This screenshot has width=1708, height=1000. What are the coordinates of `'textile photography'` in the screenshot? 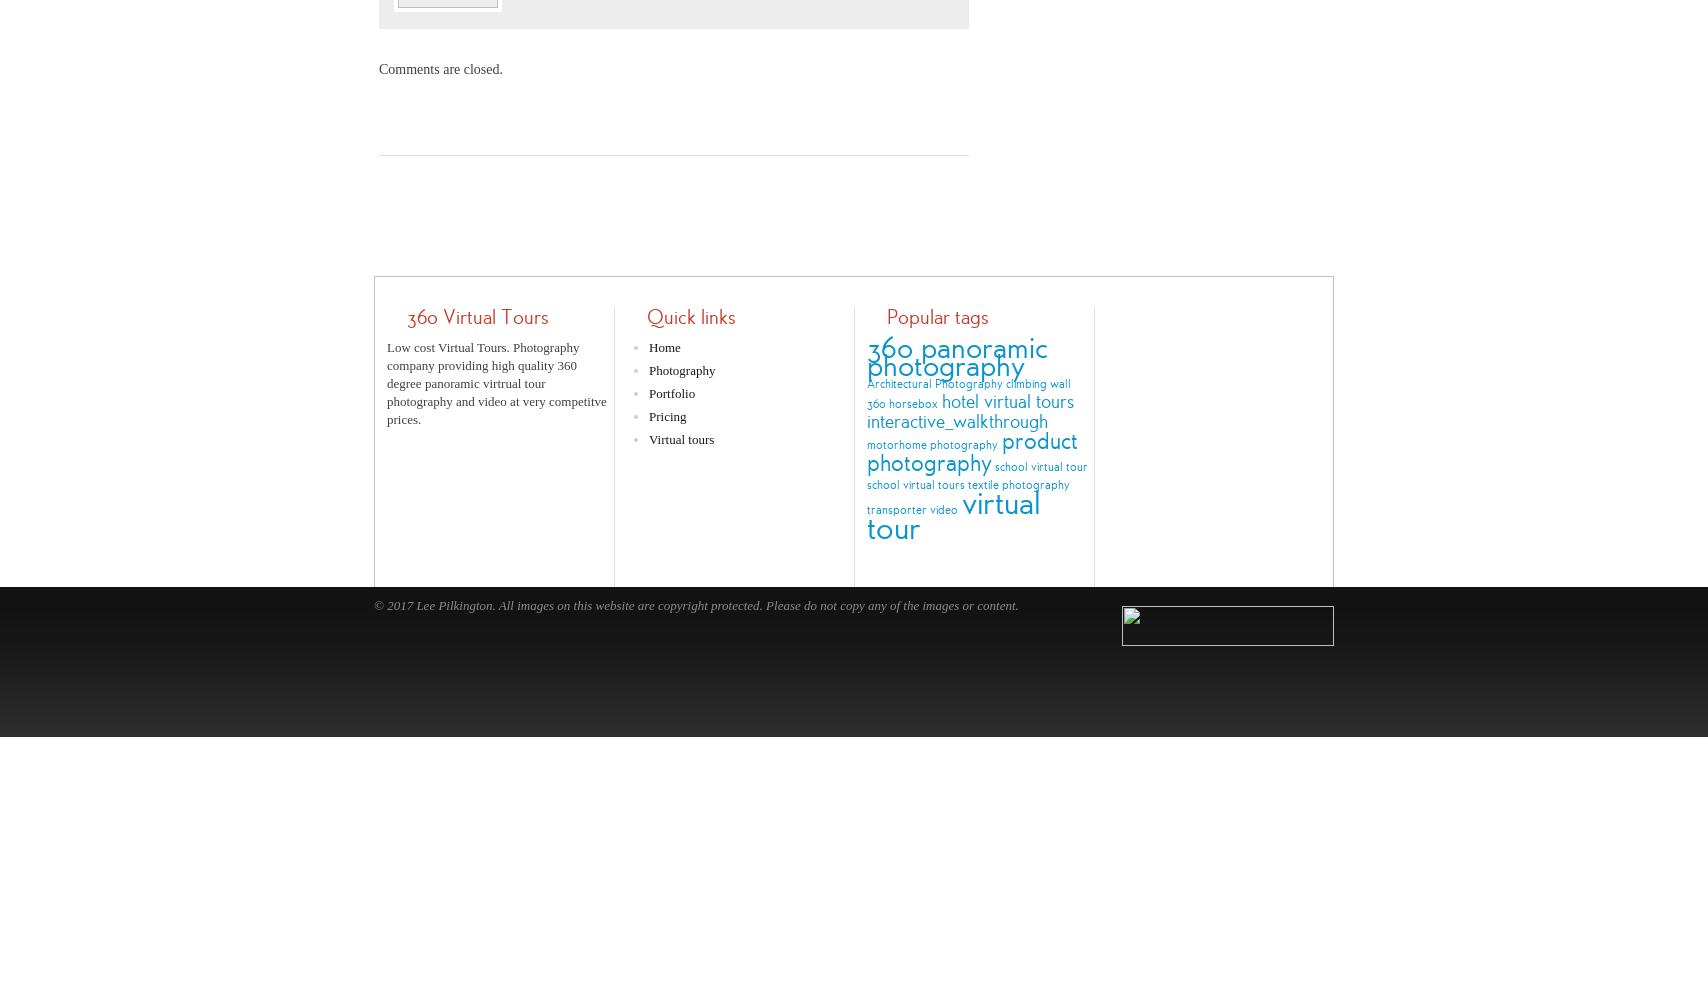 It's located at (1018, 483).